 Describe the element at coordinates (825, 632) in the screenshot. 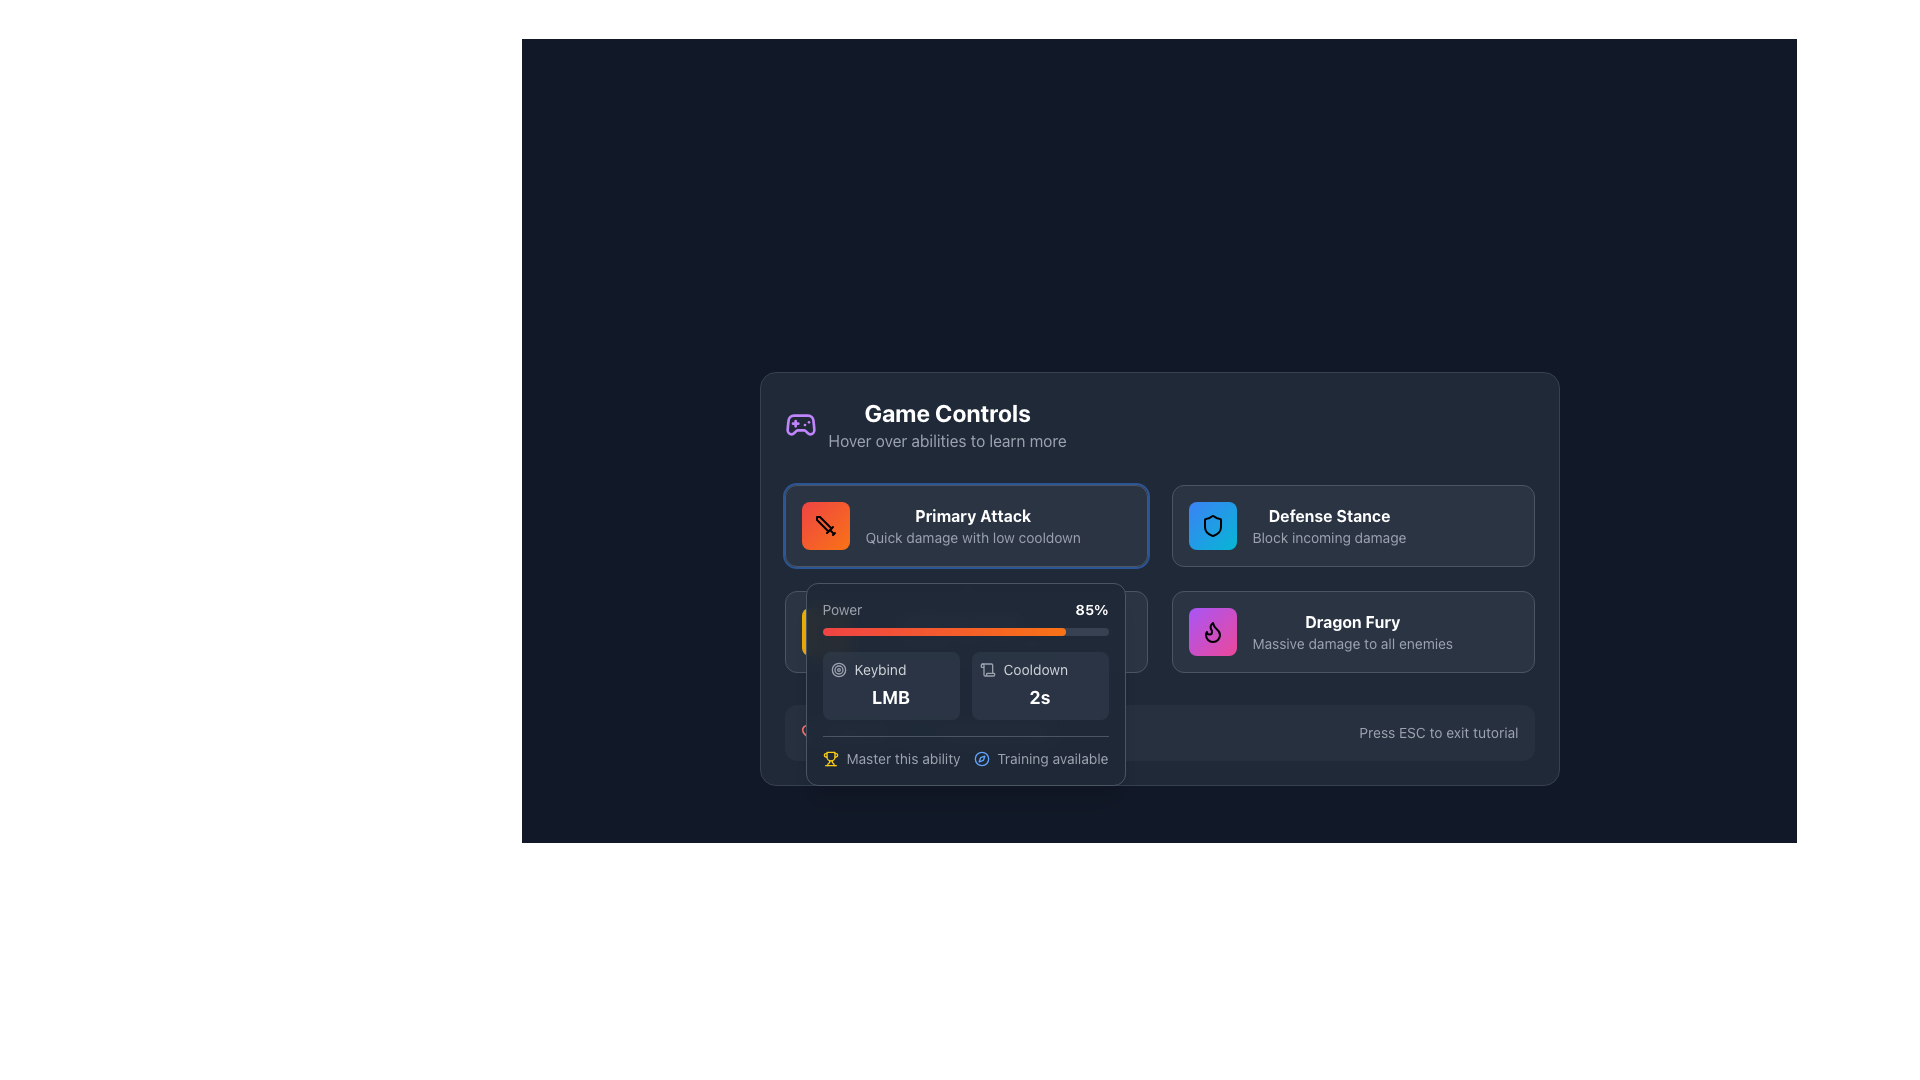

I see `the SVG lightning bolt icon with a gradient background located at the bottom-left corner of the game control panel, specifically at the start of the power bar labeled 'Power 85%'` at that location.